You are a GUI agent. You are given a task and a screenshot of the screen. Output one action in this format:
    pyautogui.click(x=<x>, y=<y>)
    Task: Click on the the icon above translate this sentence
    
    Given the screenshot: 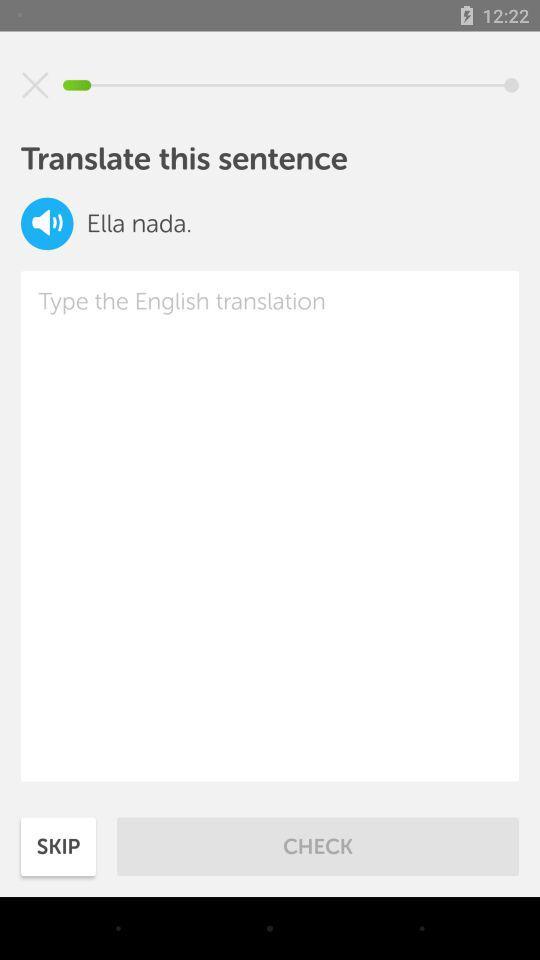 What is the action you would take?
    pyautogui.click(x=35, y=85)
    